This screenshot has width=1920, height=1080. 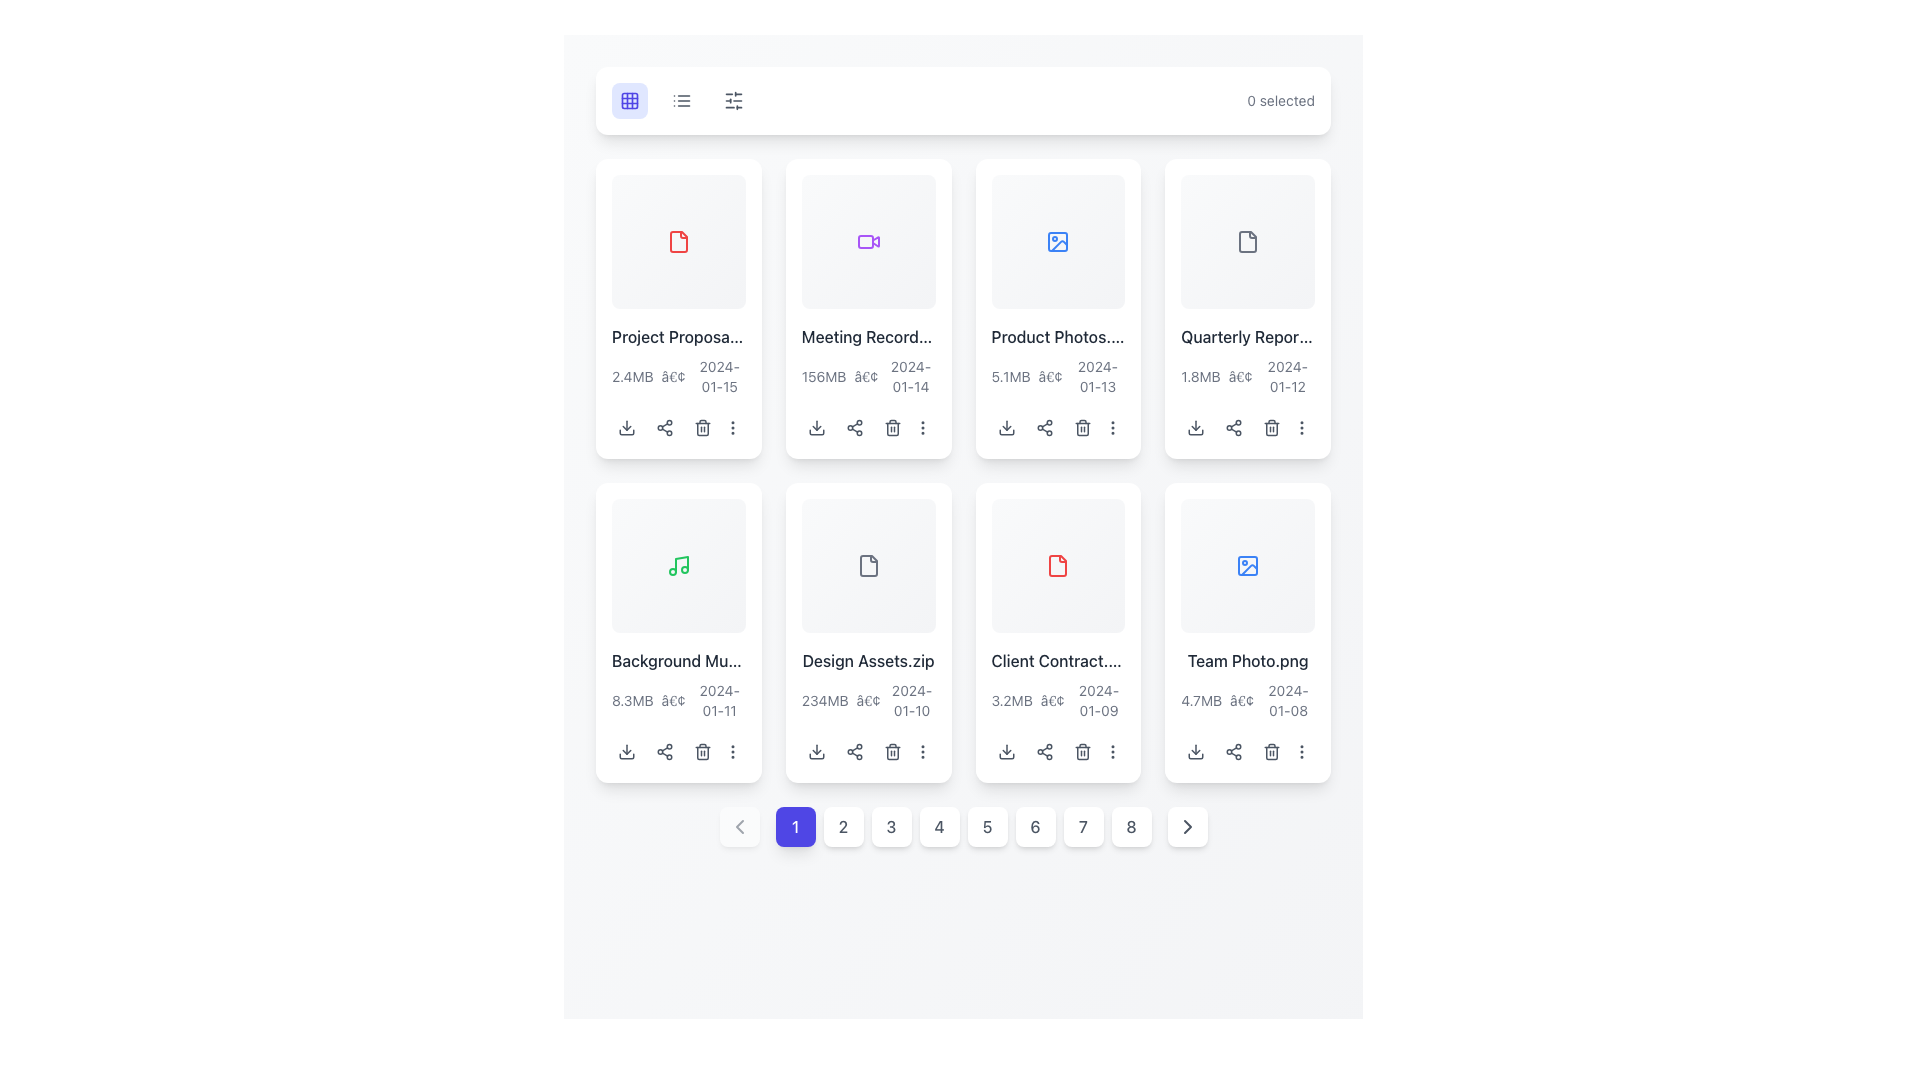 What do you see at coordinates (1057, 240) in the screenshot?
I see `the icon located centrally in the upper region of the card titled 'Product Photos'` at bounding box center [1057, 240].